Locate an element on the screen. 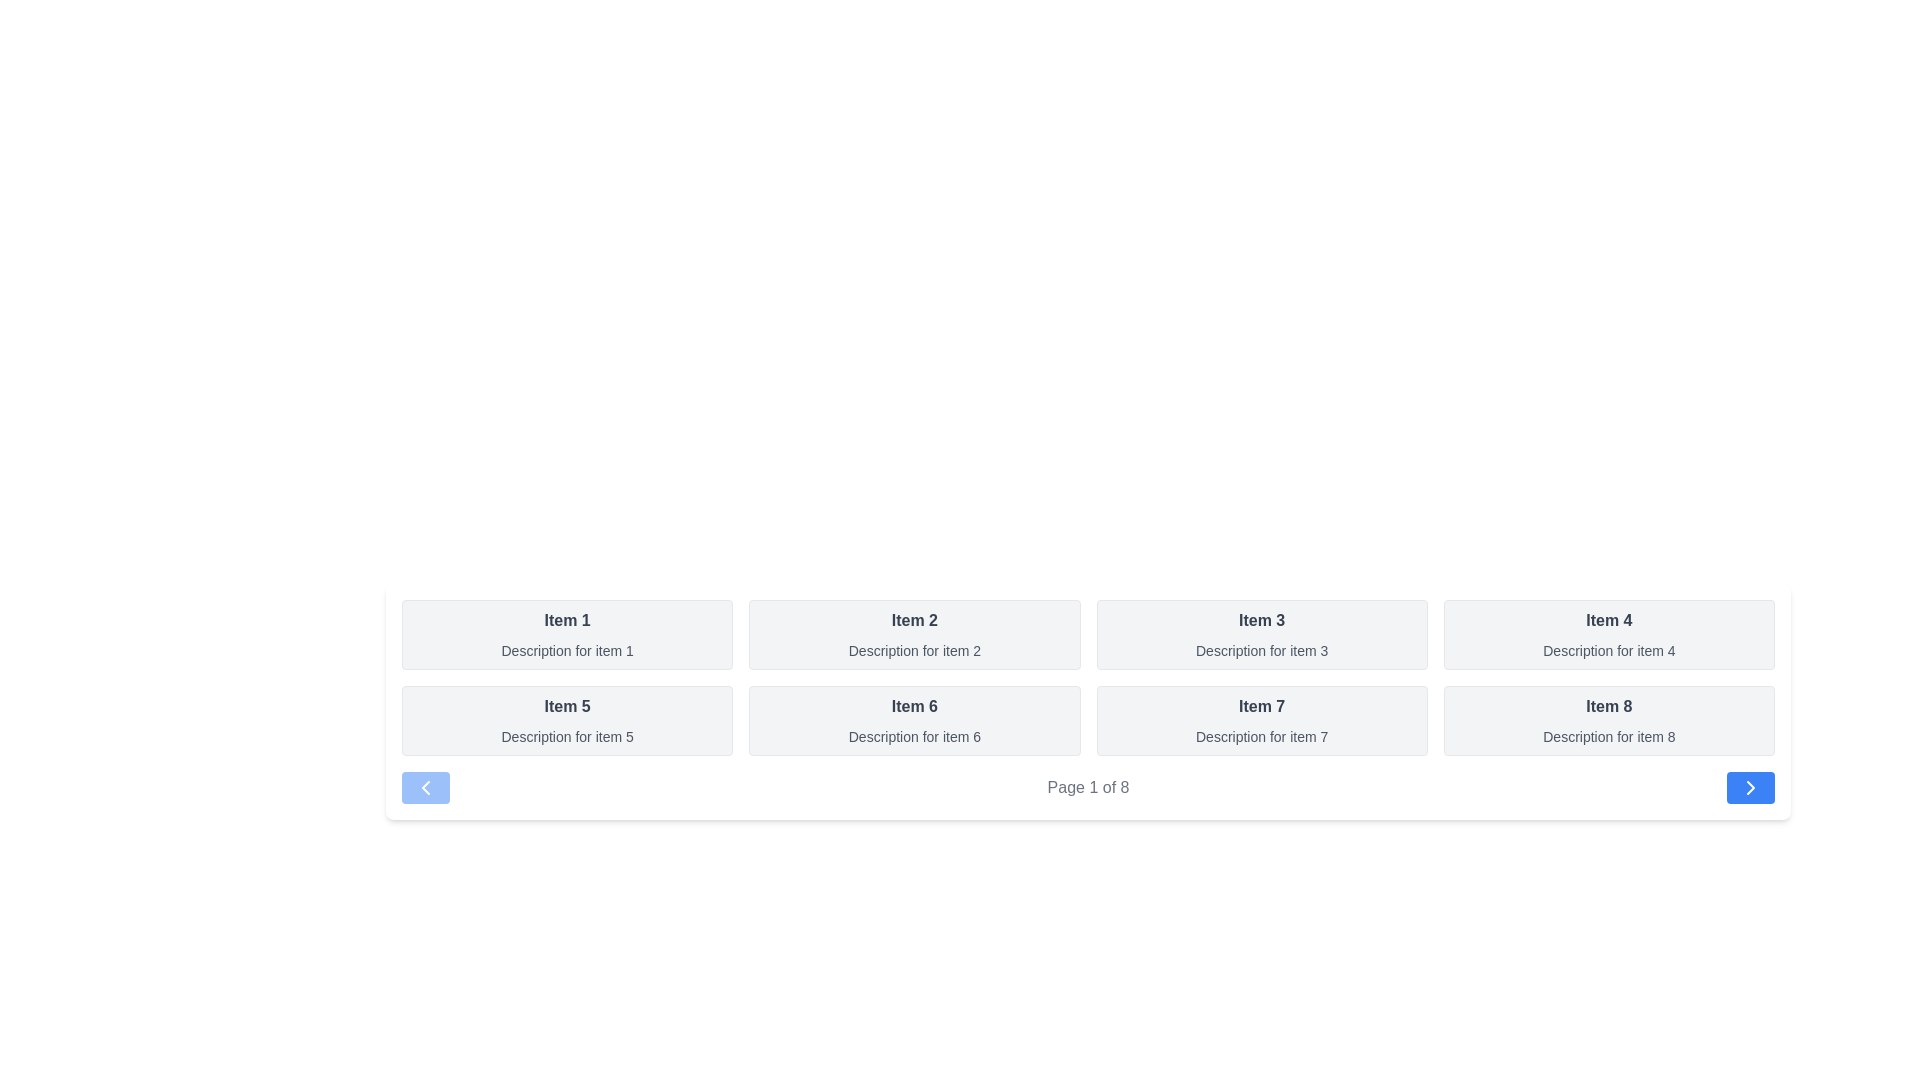 Image resolution: width=1920 pixels, height=1080 pixels. the Text Label reading 'Description for item 6' is located at coordinates (913, 736).